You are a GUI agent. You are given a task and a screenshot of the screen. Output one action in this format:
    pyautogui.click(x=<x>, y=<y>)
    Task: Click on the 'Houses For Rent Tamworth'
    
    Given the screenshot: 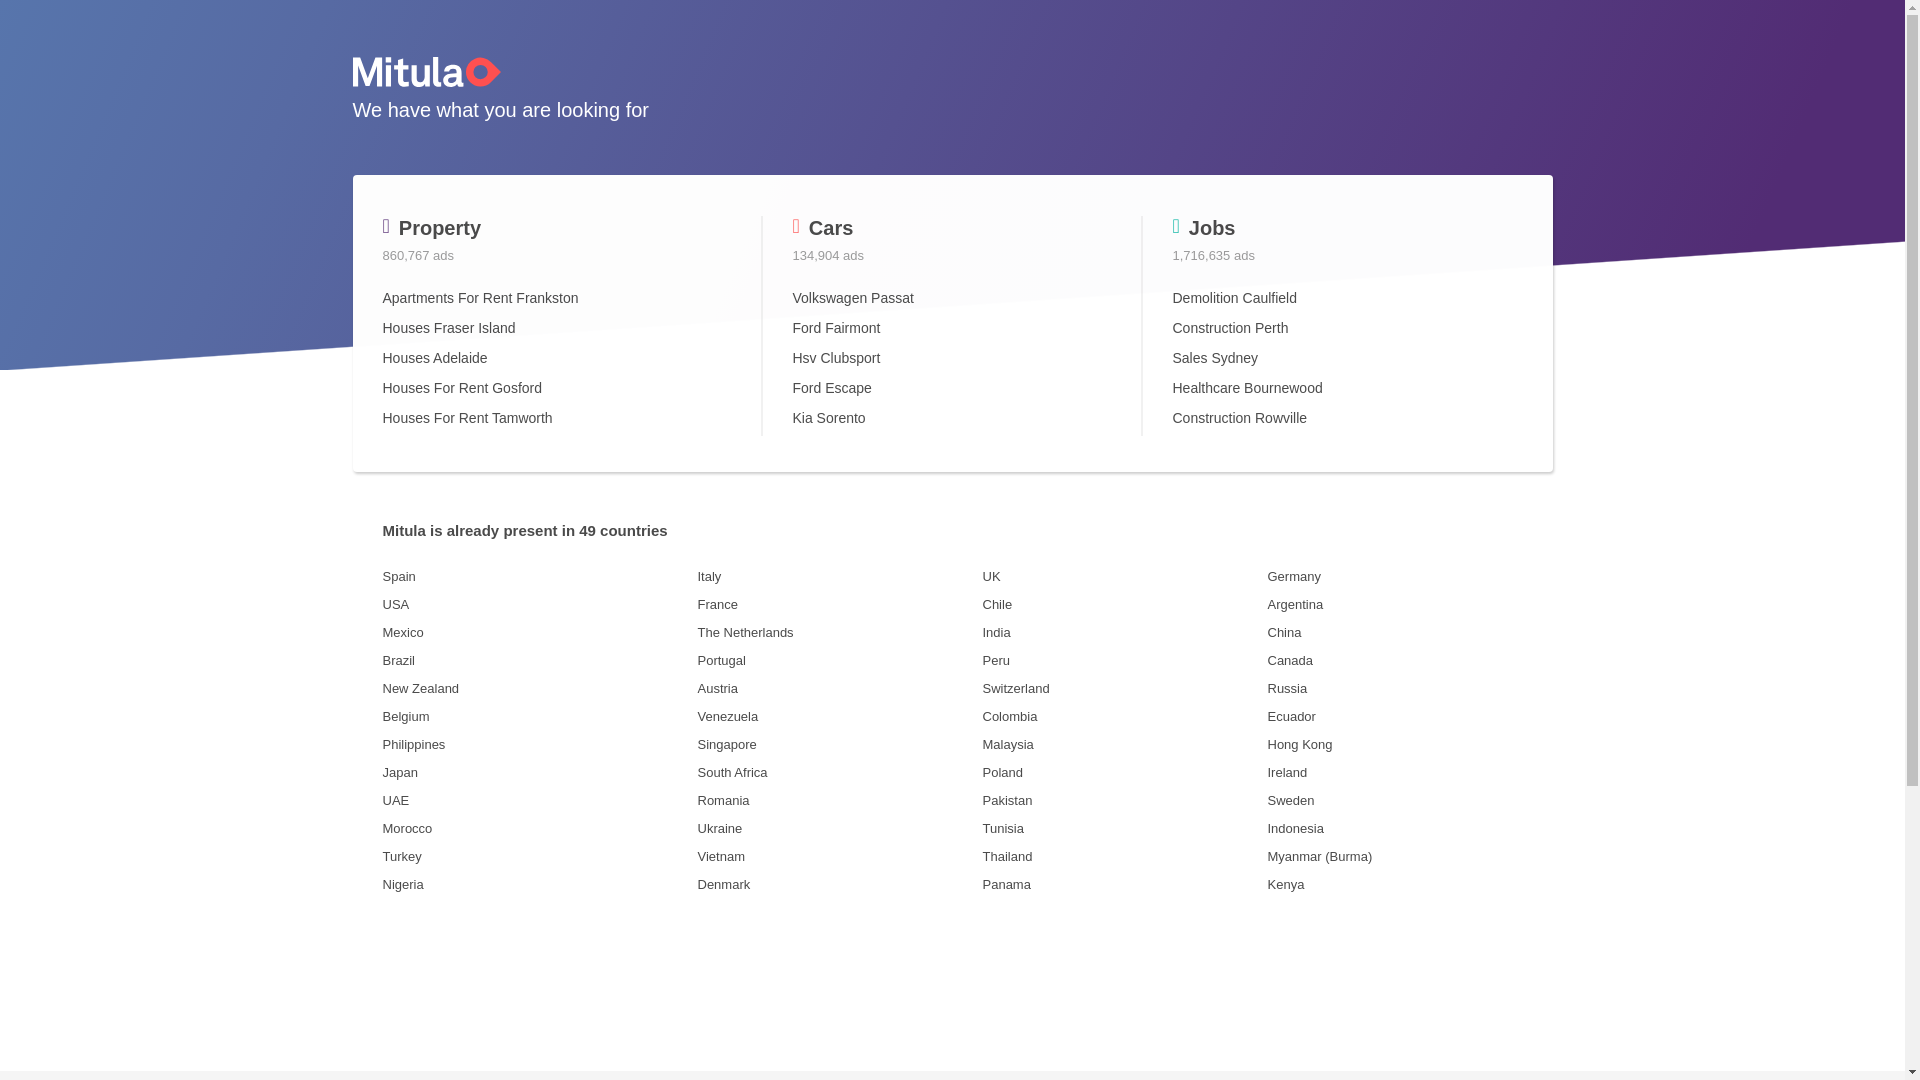 What is the action you would take?
    pyautogui.click(x=465, y=416)
    